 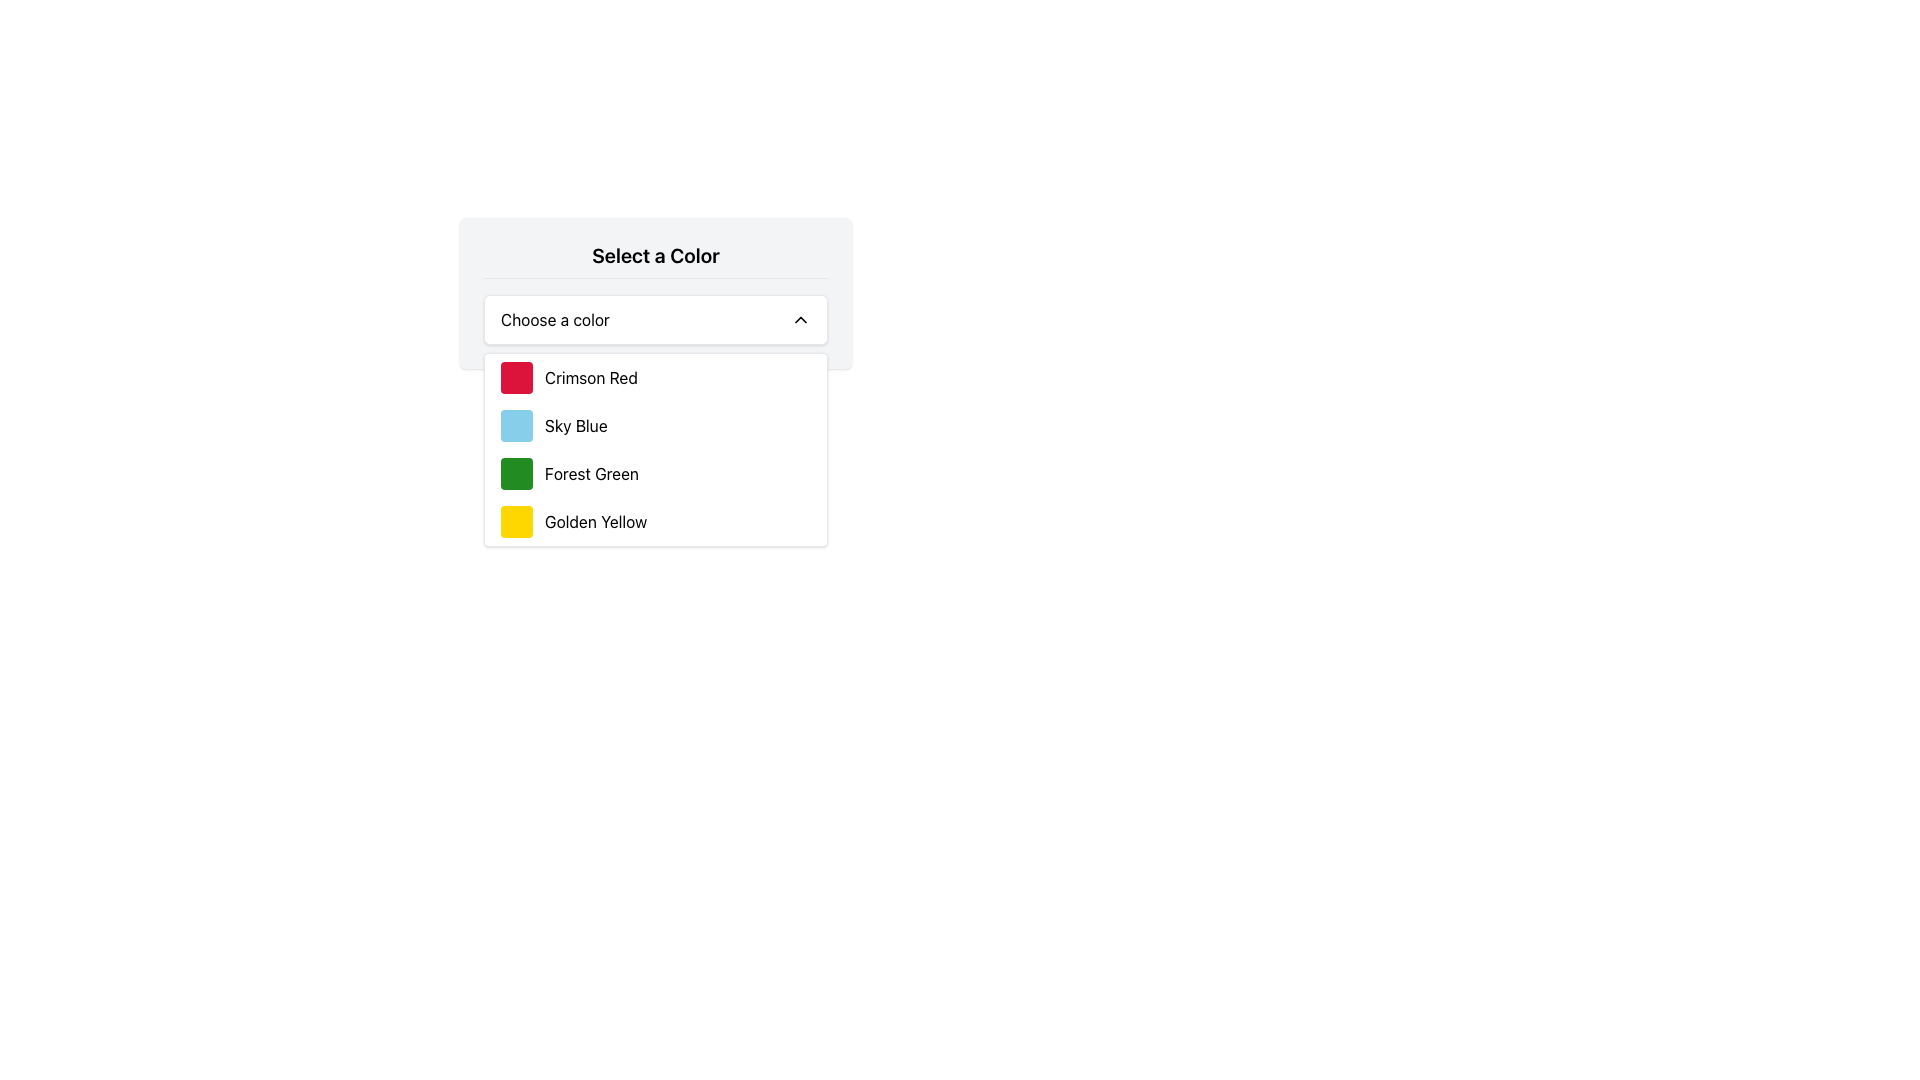 I want to click on the 'Crimson Red' option in the color selection dropdown menu, so click(x=656, y=378).